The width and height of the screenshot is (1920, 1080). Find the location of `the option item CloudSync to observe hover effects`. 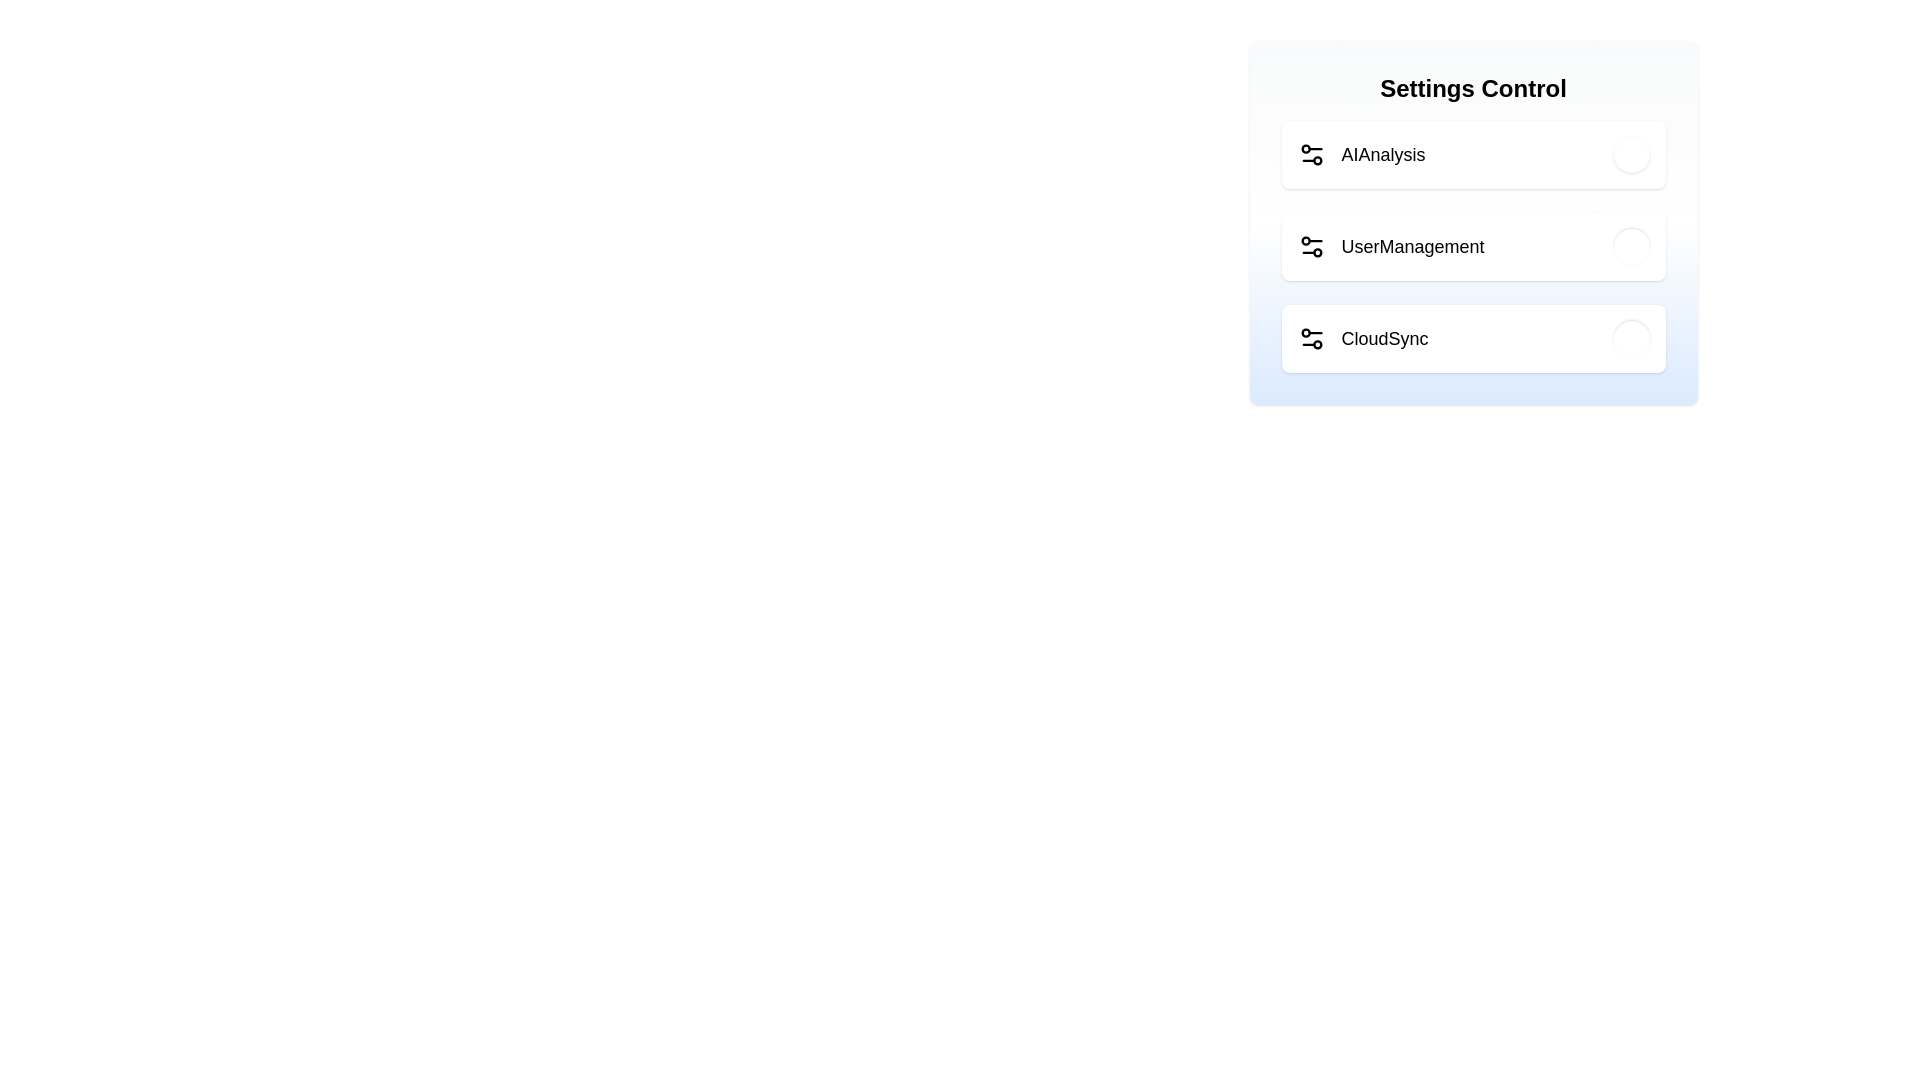

the option item CloudSync to observe hover effects is located at coordinates (1473, 338).